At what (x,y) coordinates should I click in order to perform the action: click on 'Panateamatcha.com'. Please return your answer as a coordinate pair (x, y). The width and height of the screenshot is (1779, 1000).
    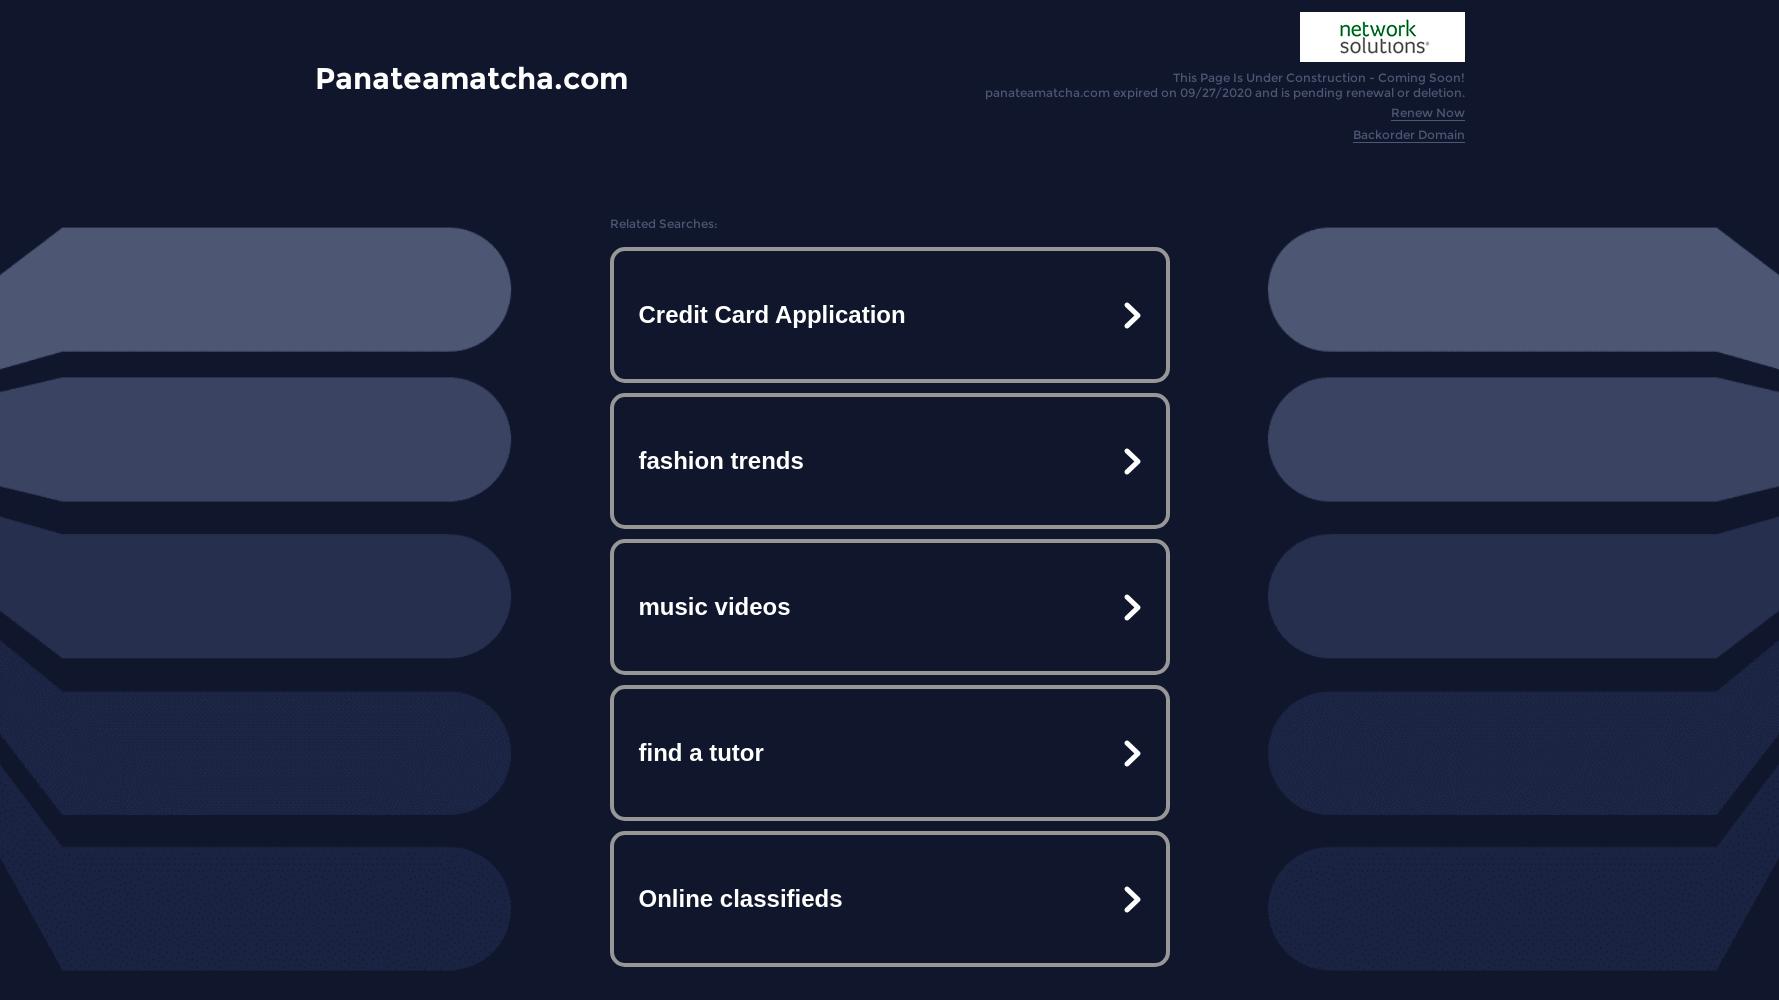
    Looking at the image, I should click on (470, 76).